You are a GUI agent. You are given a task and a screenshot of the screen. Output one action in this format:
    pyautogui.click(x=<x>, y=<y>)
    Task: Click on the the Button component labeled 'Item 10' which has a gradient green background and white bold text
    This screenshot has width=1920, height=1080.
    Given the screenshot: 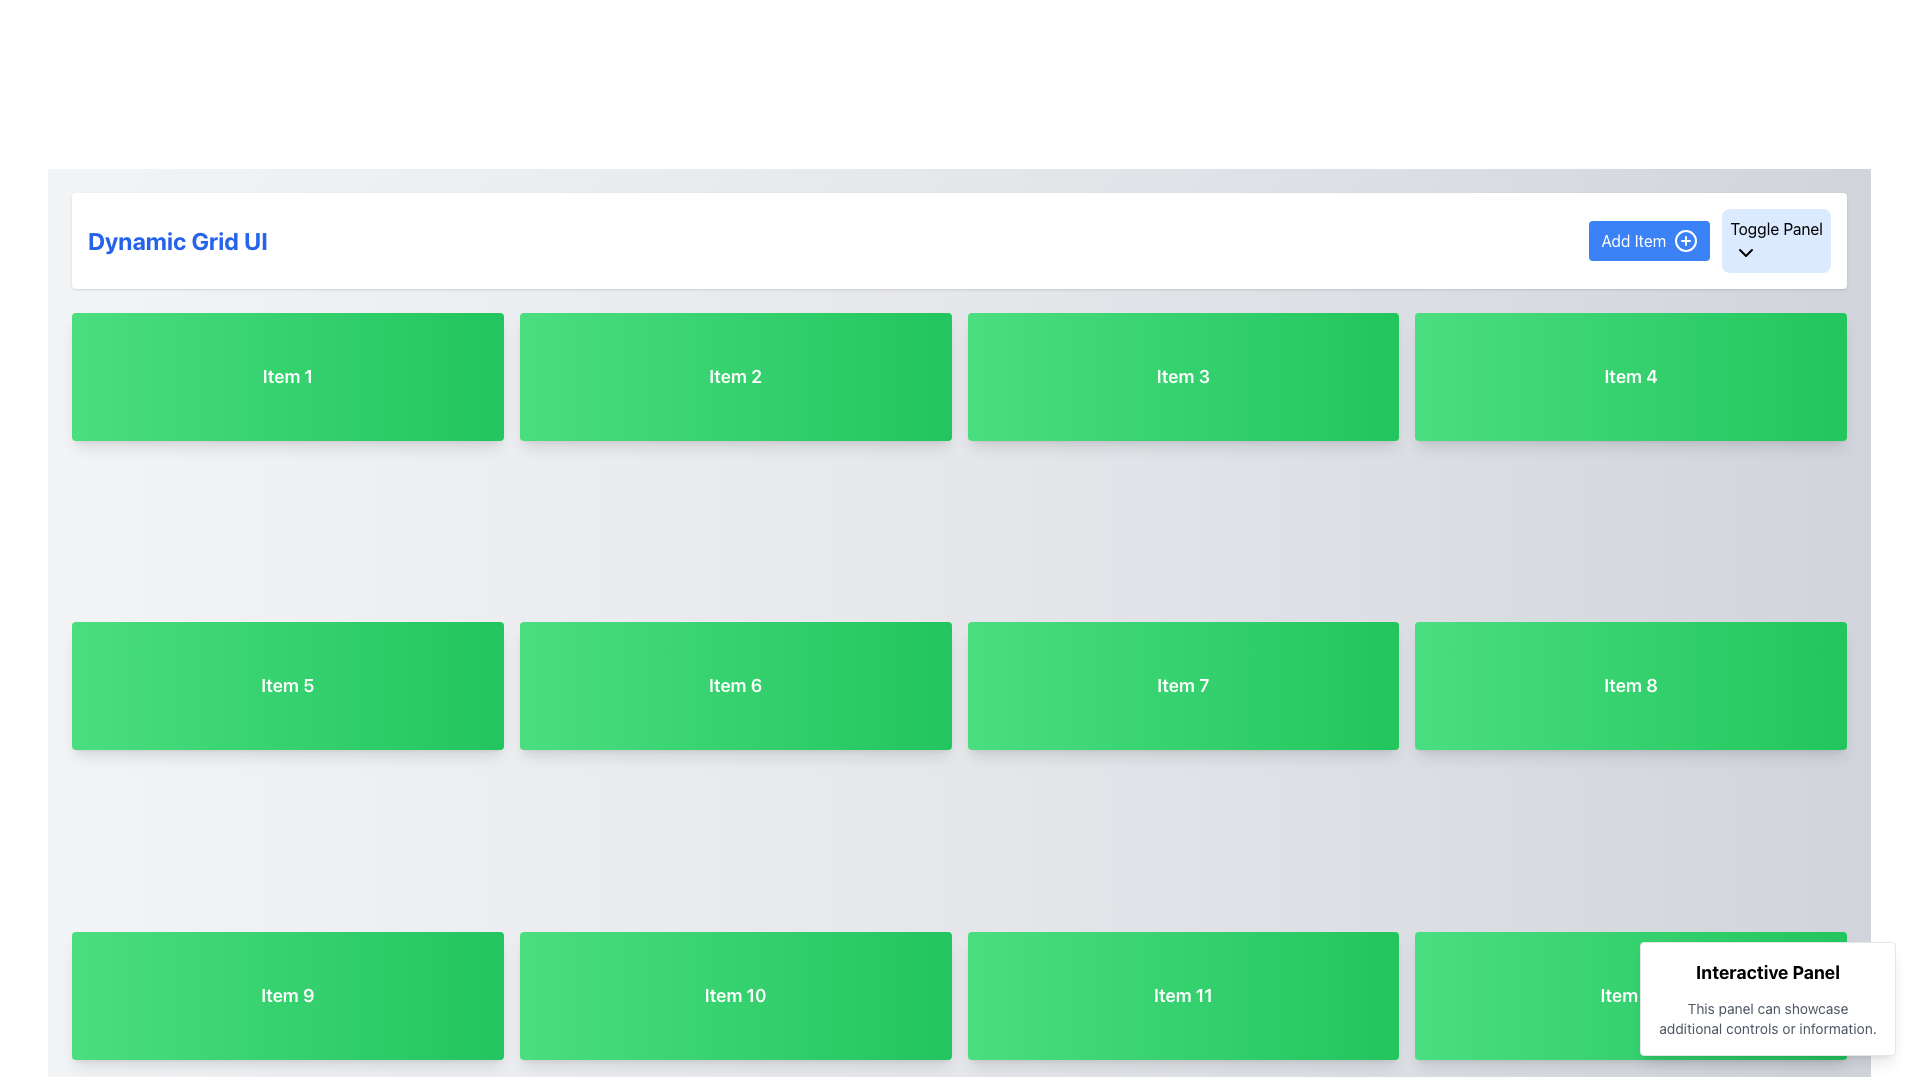 What is the action you would take?
    pyautogui.click(x=734, y=995)
    